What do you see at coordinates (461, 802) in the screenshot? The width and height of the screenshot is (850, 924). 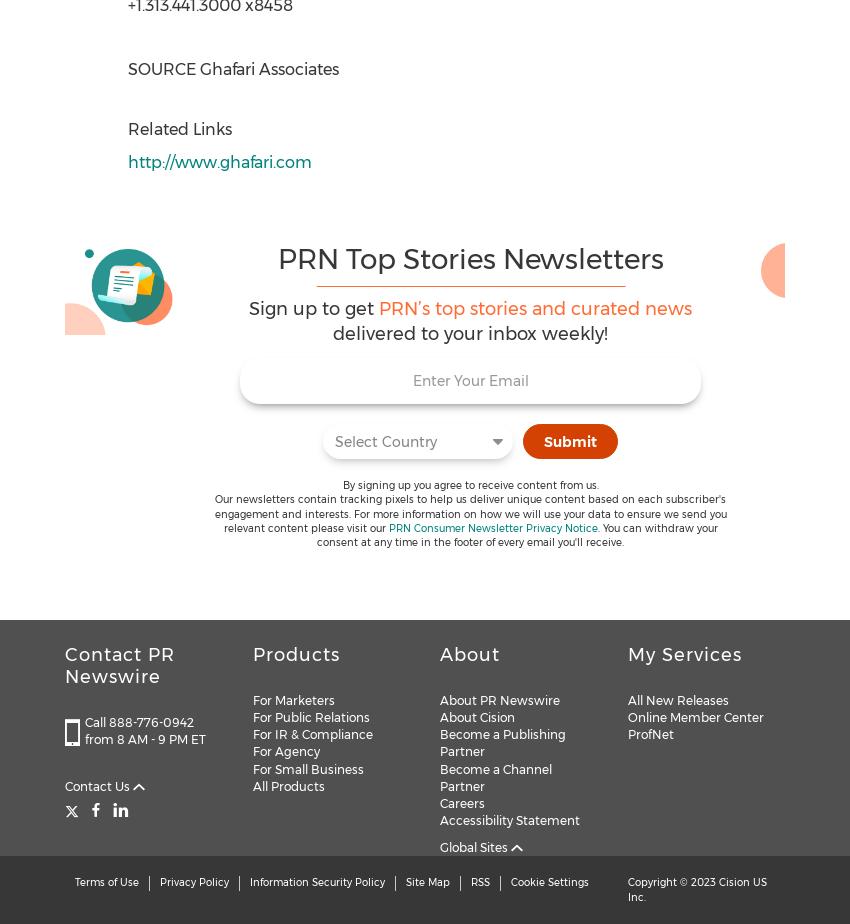 I see `'Careers'` at bounding box center [461, 802].